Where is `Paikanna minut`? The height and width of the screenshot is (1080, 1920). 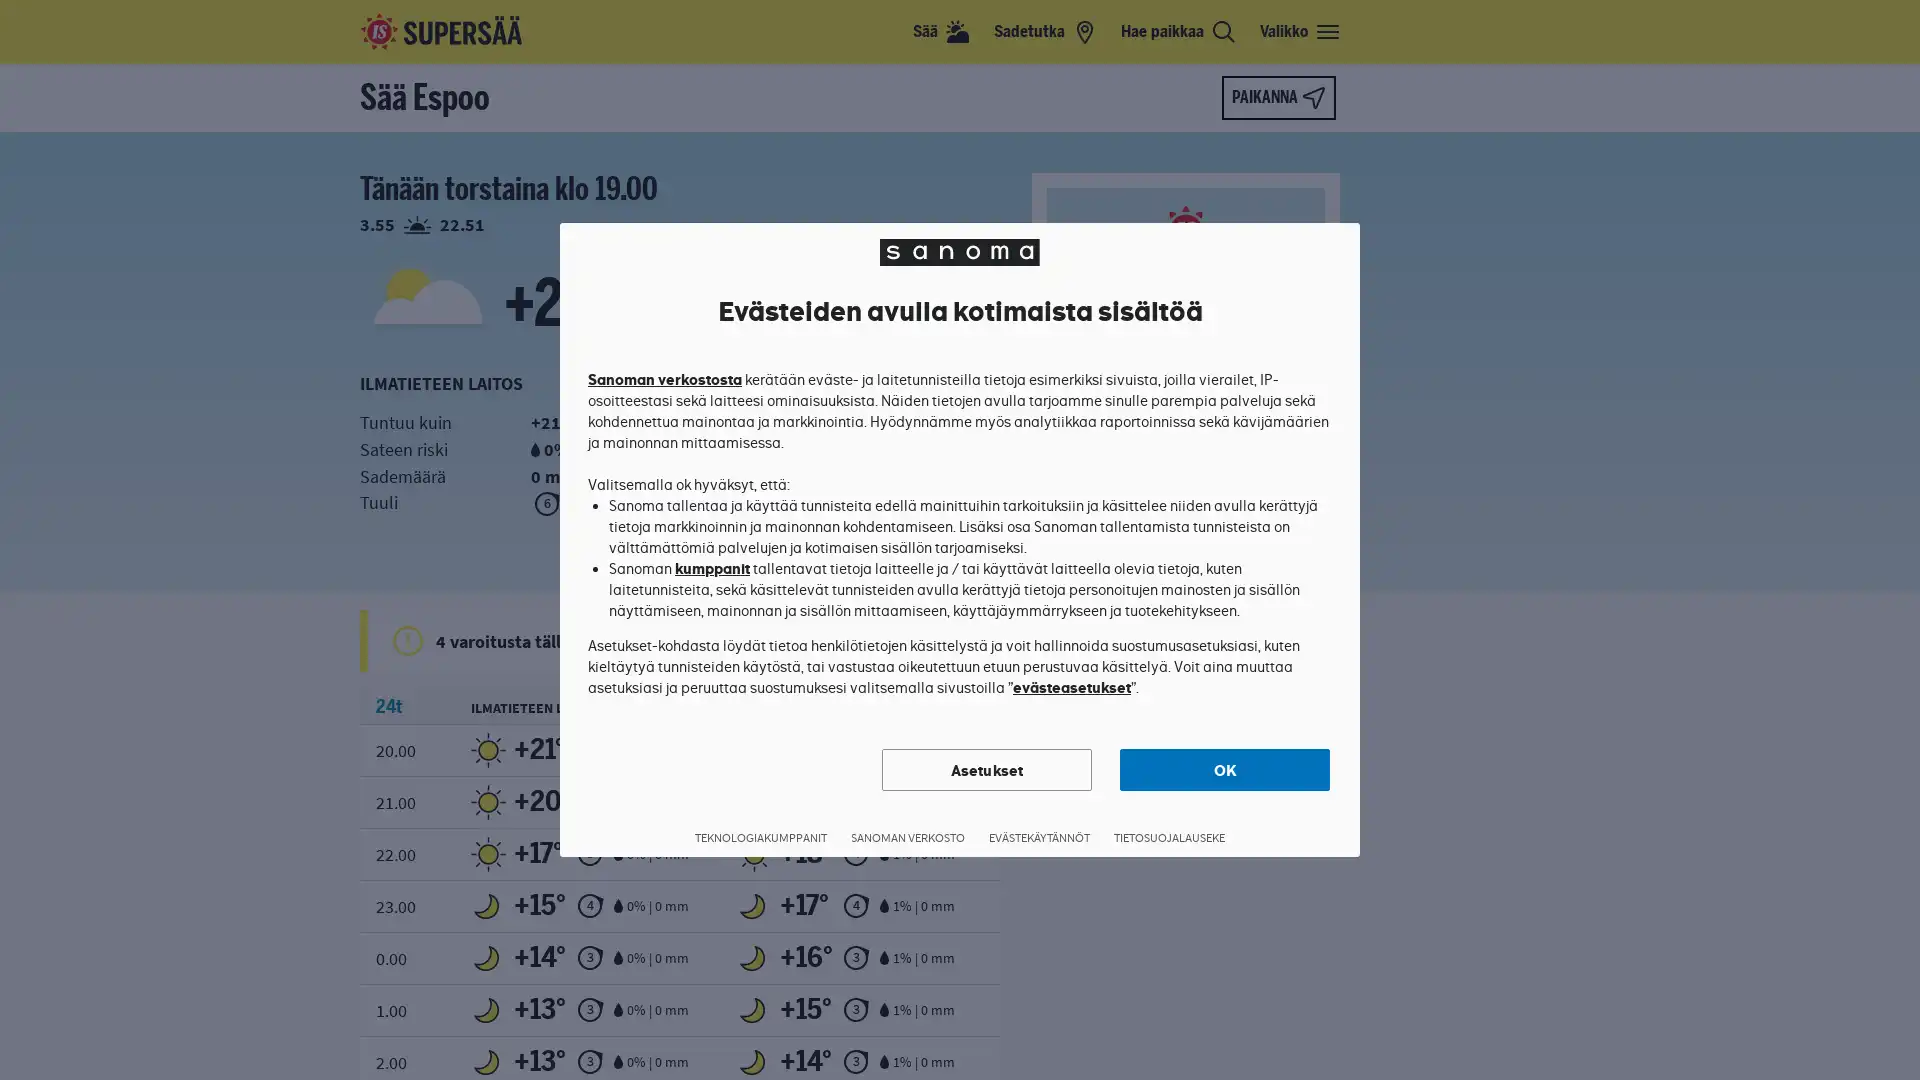 Paikanna minut is located at coordinates (1277, 97).